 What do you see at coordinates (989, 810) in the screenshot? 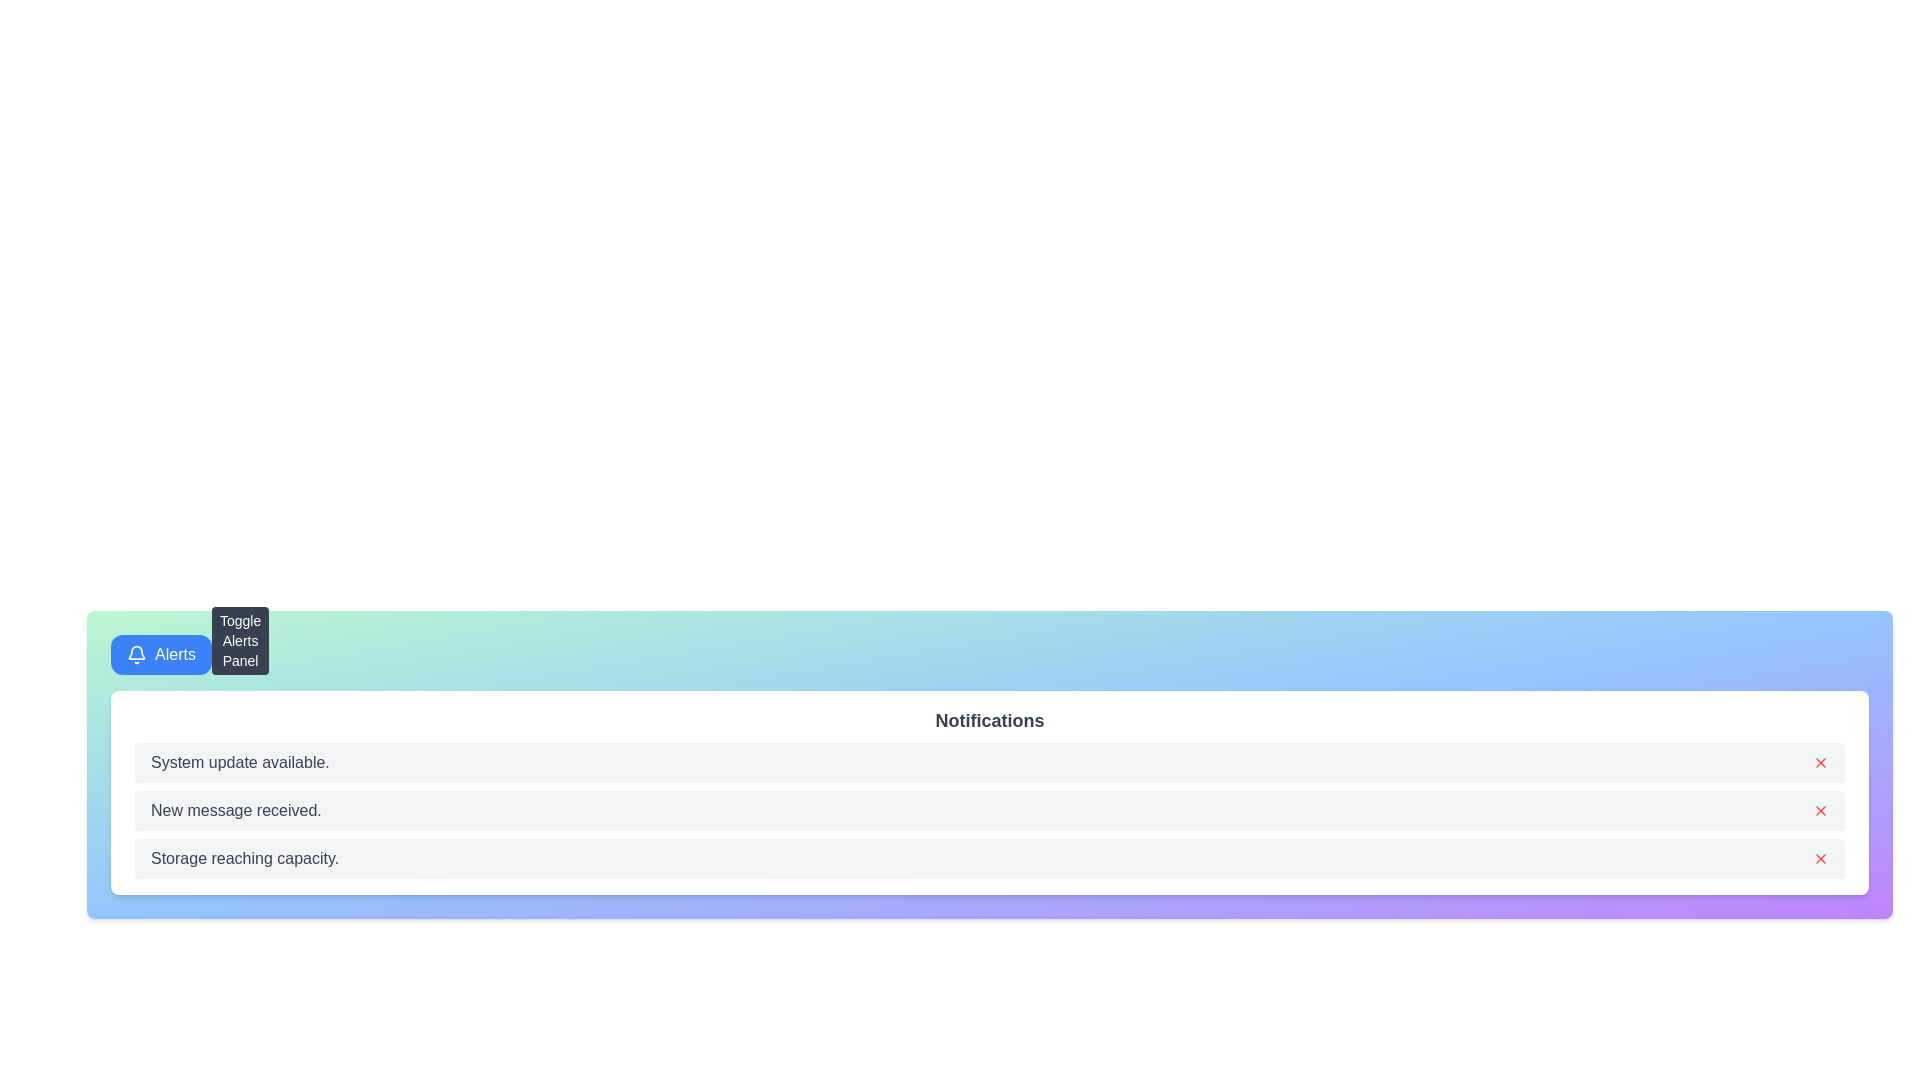
I see `the second notification bar that informs the user about a new message` at bounding box center [989, 810].